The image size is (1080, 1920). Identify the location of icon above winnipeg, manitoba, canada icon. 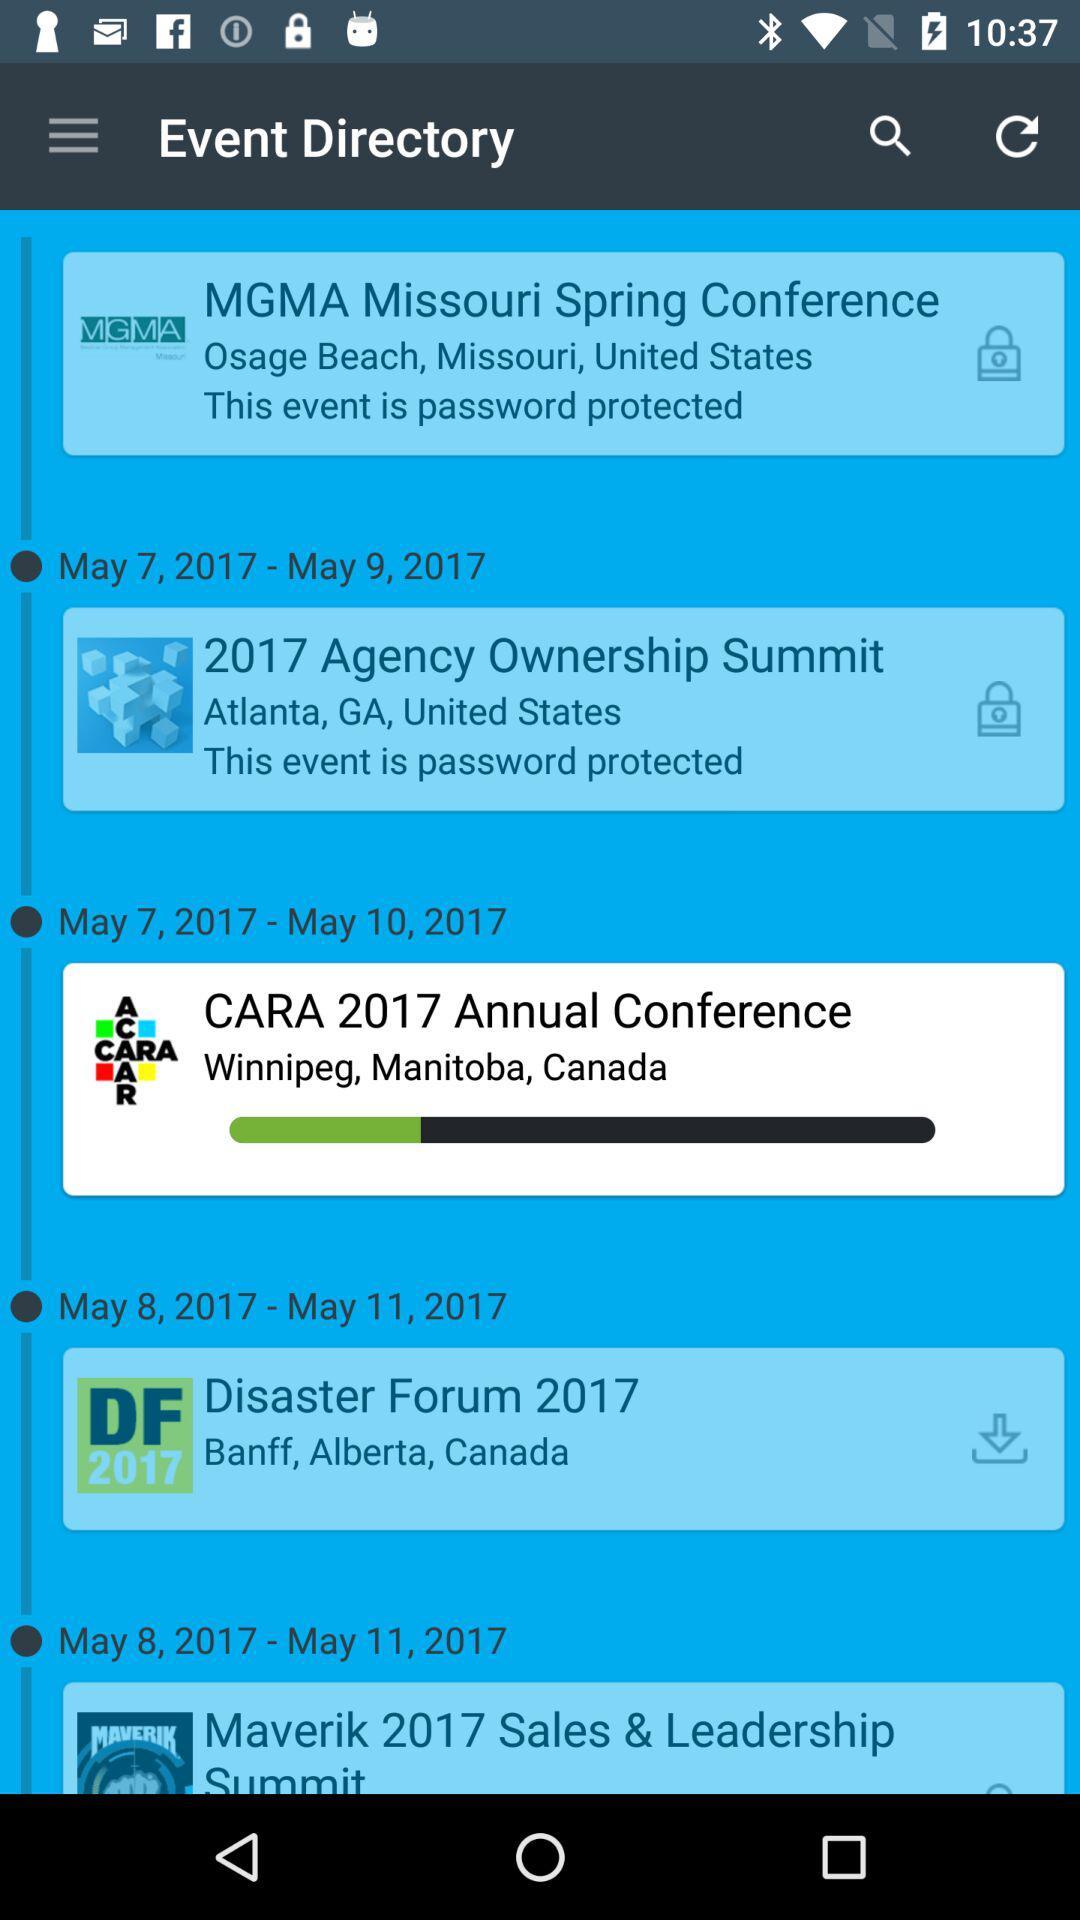
(582, 1009).